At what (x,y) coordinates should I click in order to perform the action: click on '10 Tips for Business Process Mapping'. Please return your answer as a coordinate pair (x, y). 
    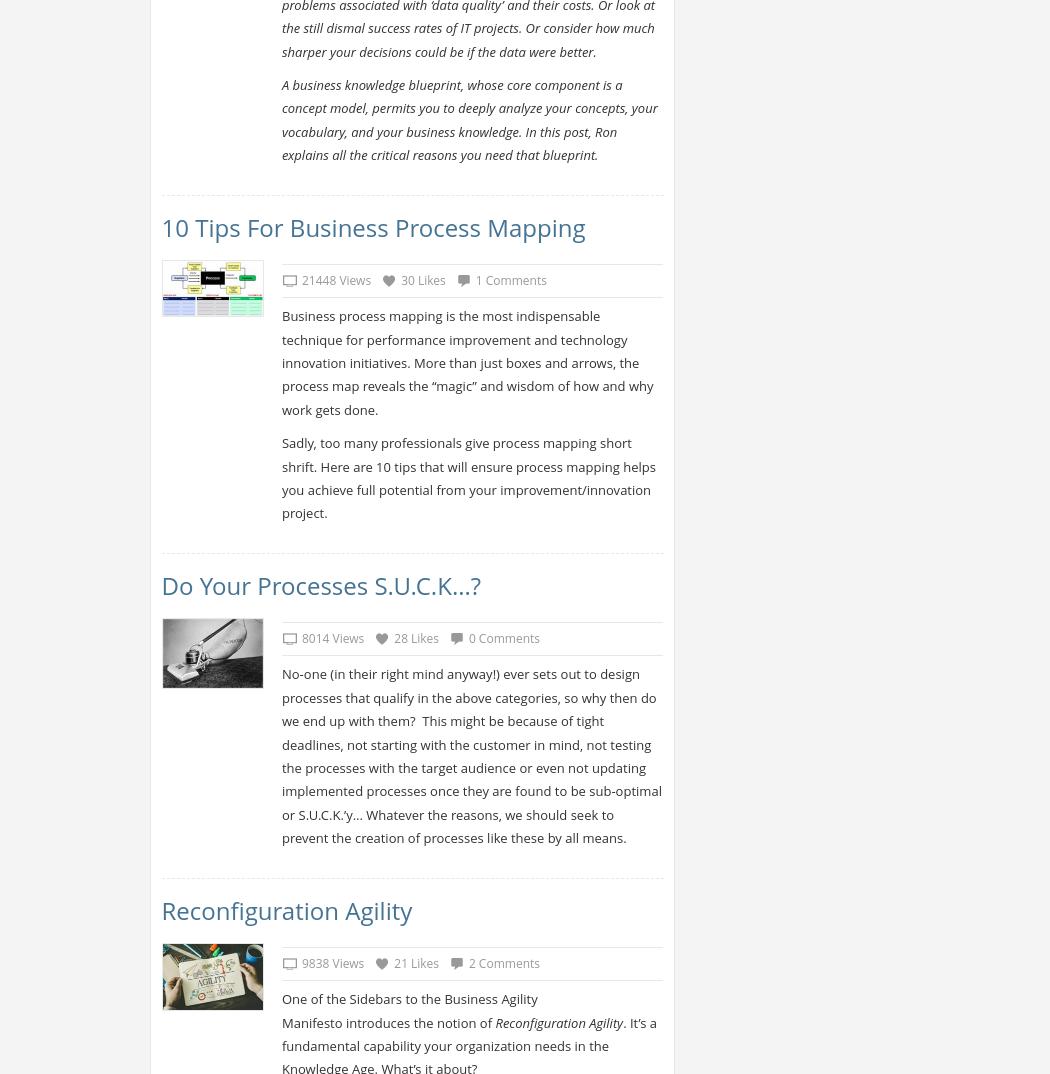
    Looking at the image, I should click on (371, 226).